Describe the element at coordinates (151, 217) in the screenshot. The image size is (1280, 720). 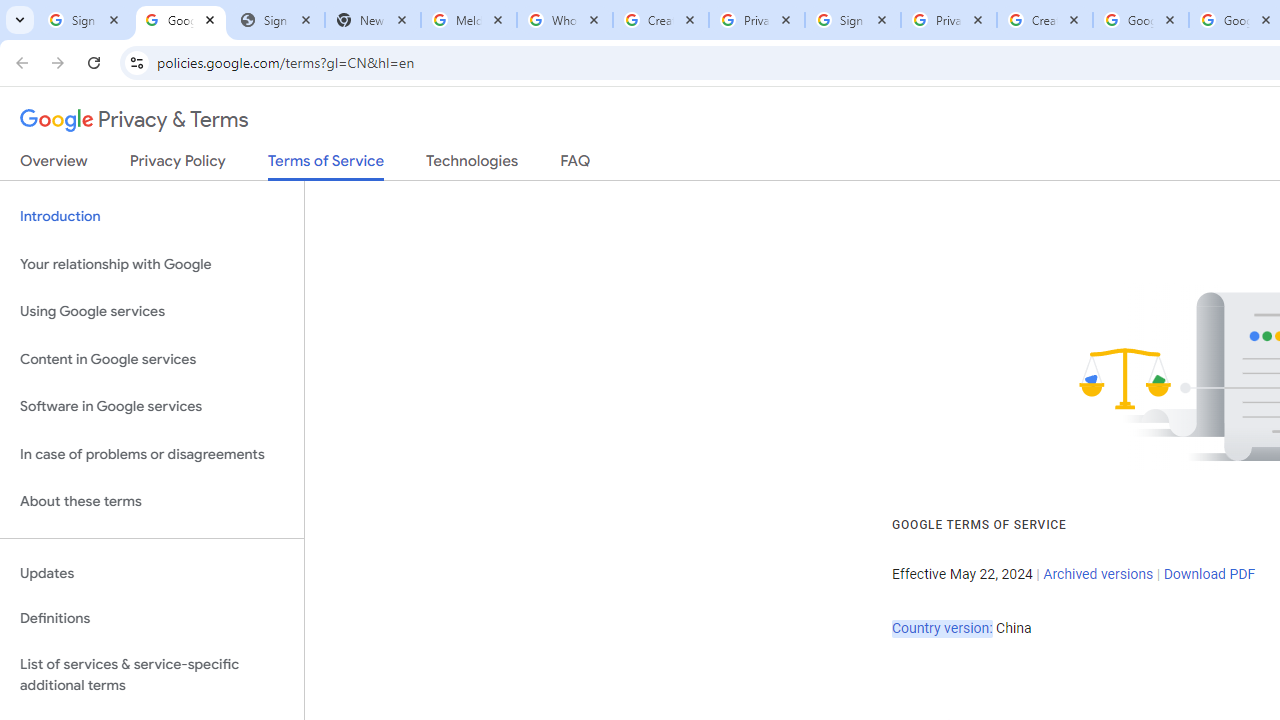
I see `'Introduction'` at that location.